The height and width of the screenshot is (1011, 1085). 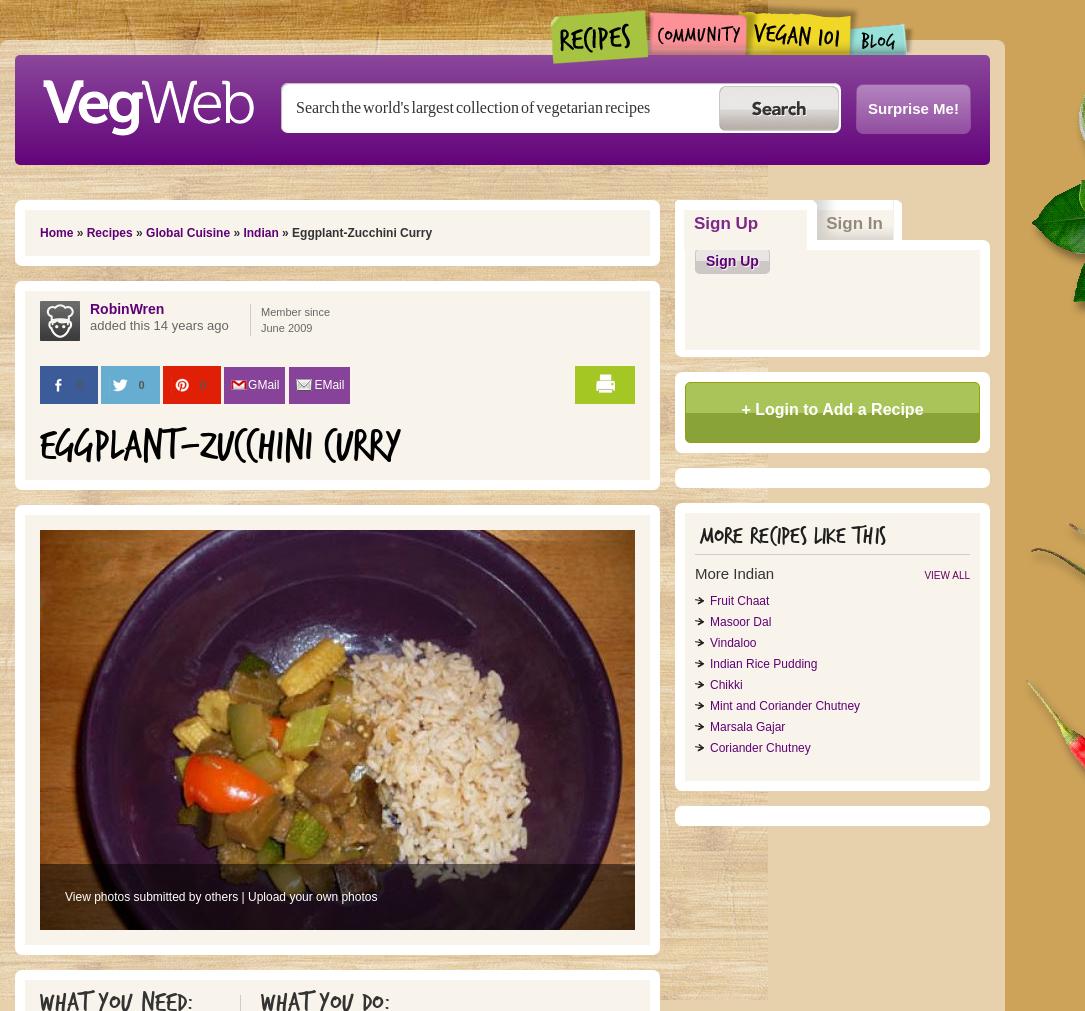 What do you see at coordinates (709, 621) in the screenshot?
I see `'Masoor Dal'` at bounding box center [709, 621].